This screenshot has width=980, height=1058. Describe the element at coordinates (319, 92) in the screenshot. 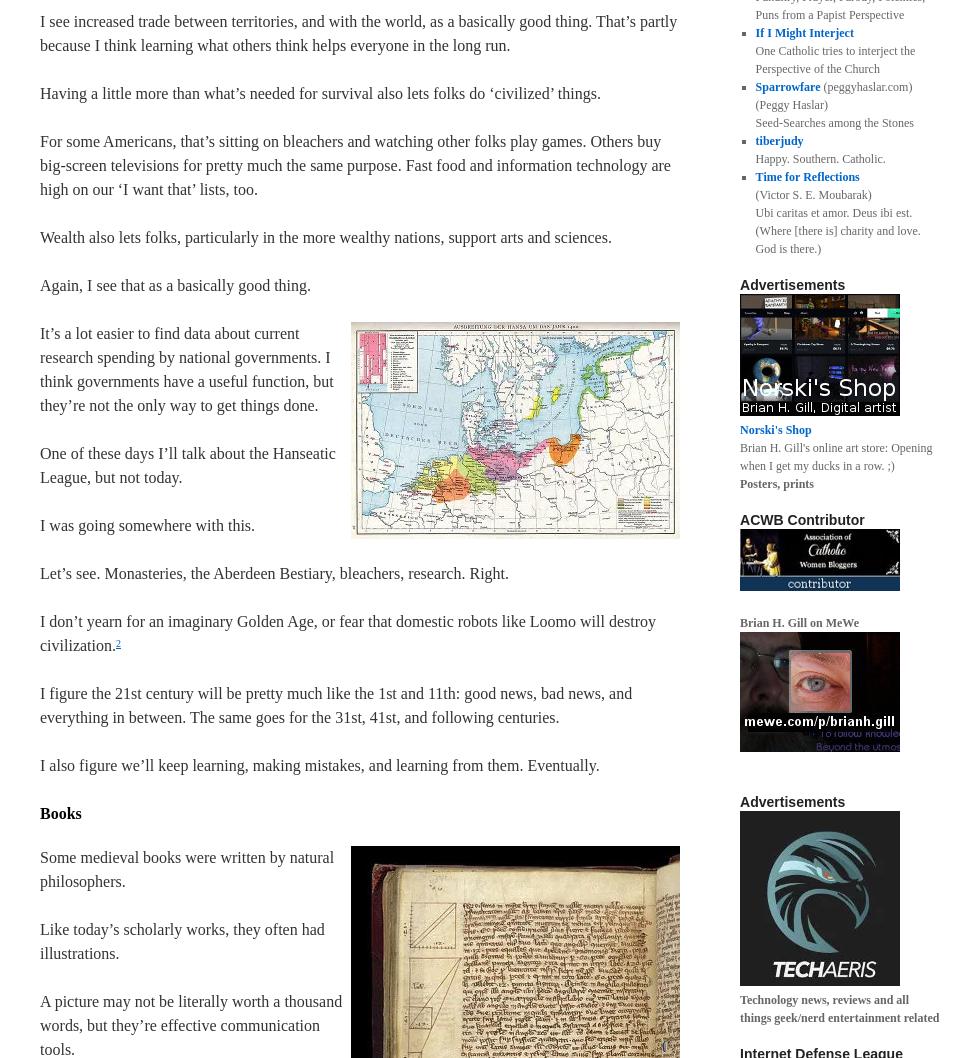

I see `'Having a little more than what’s needed for survival also lets folks do ‘civilized’ things.'` at that location.